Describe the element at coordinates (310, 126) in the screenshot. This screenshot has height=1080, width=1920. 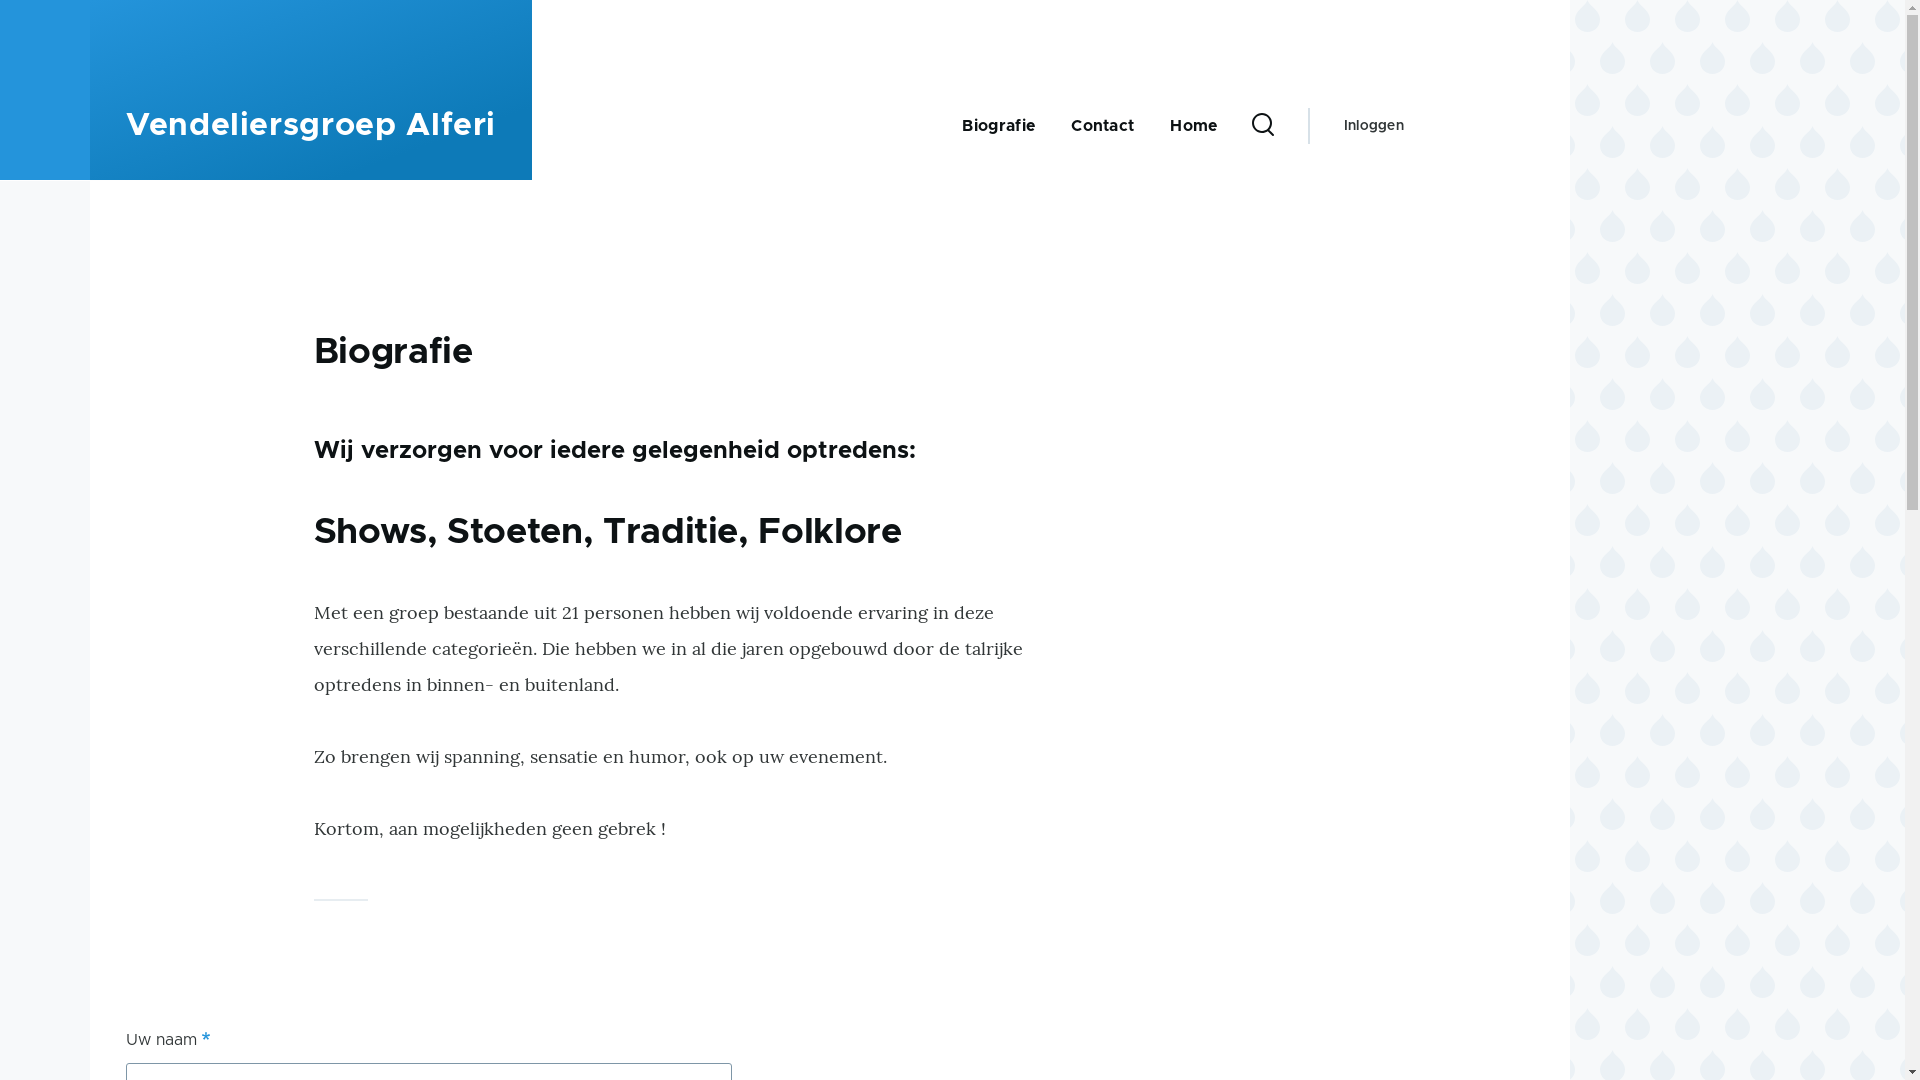
I see `'Vendeliersgroep Alferi'` at that location.